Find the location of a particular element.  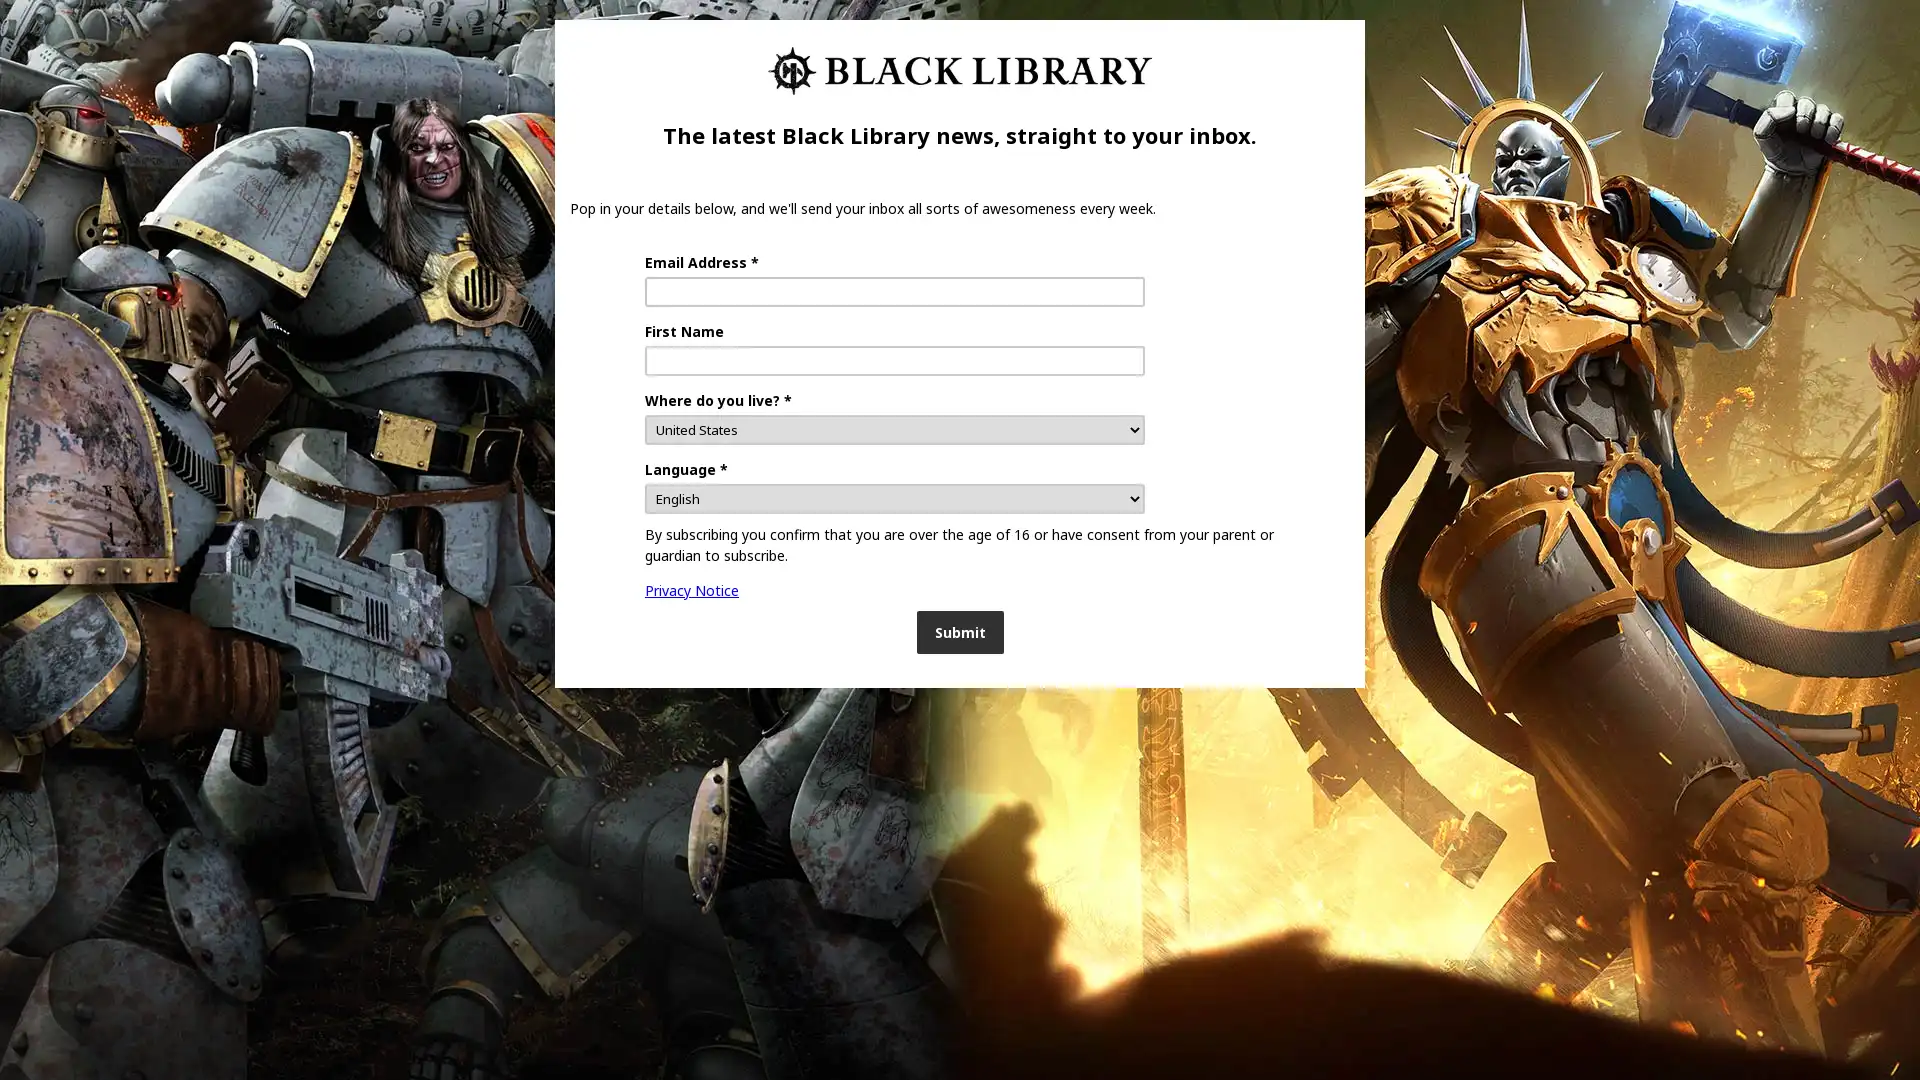

Submit is located at coordinates (958, 632).